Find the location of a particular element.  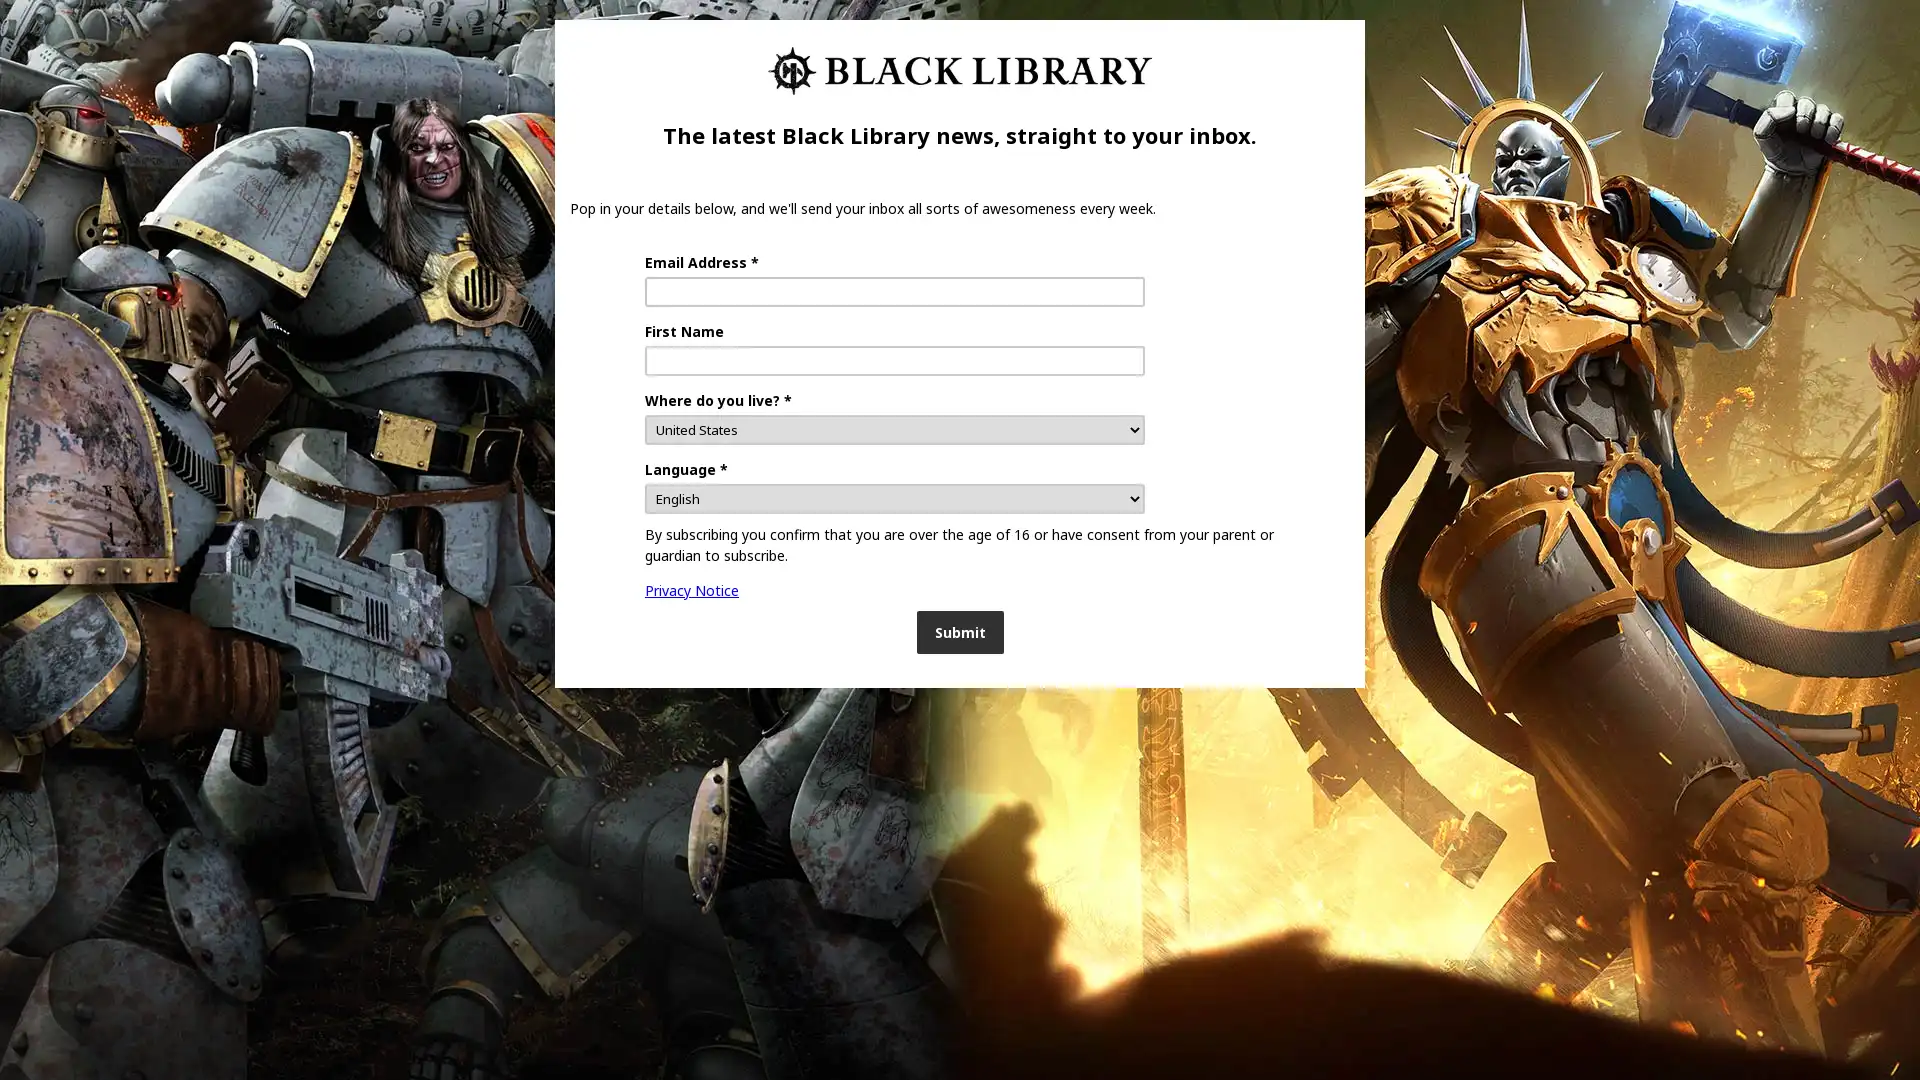

Submit is located at coordinates (958, 632).